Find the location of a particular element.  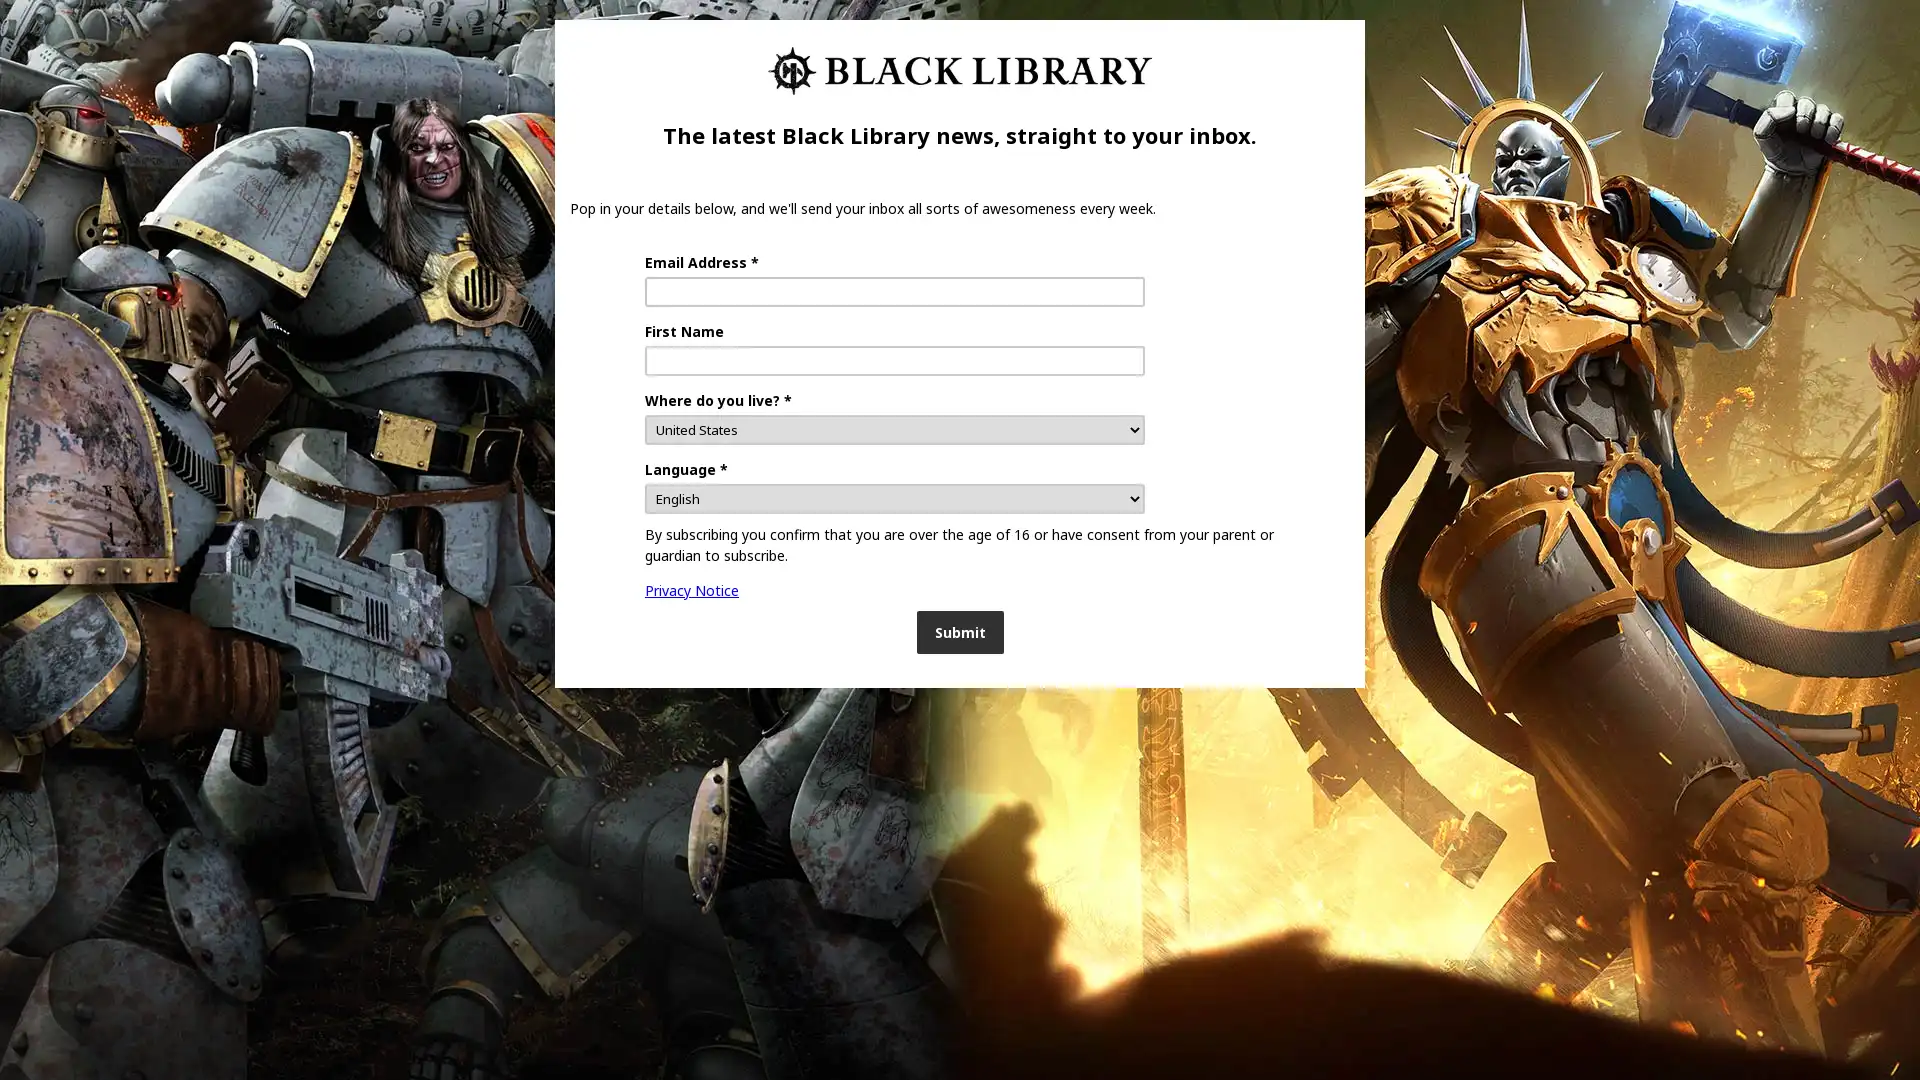

Submit is located at coordinates (958, 632).